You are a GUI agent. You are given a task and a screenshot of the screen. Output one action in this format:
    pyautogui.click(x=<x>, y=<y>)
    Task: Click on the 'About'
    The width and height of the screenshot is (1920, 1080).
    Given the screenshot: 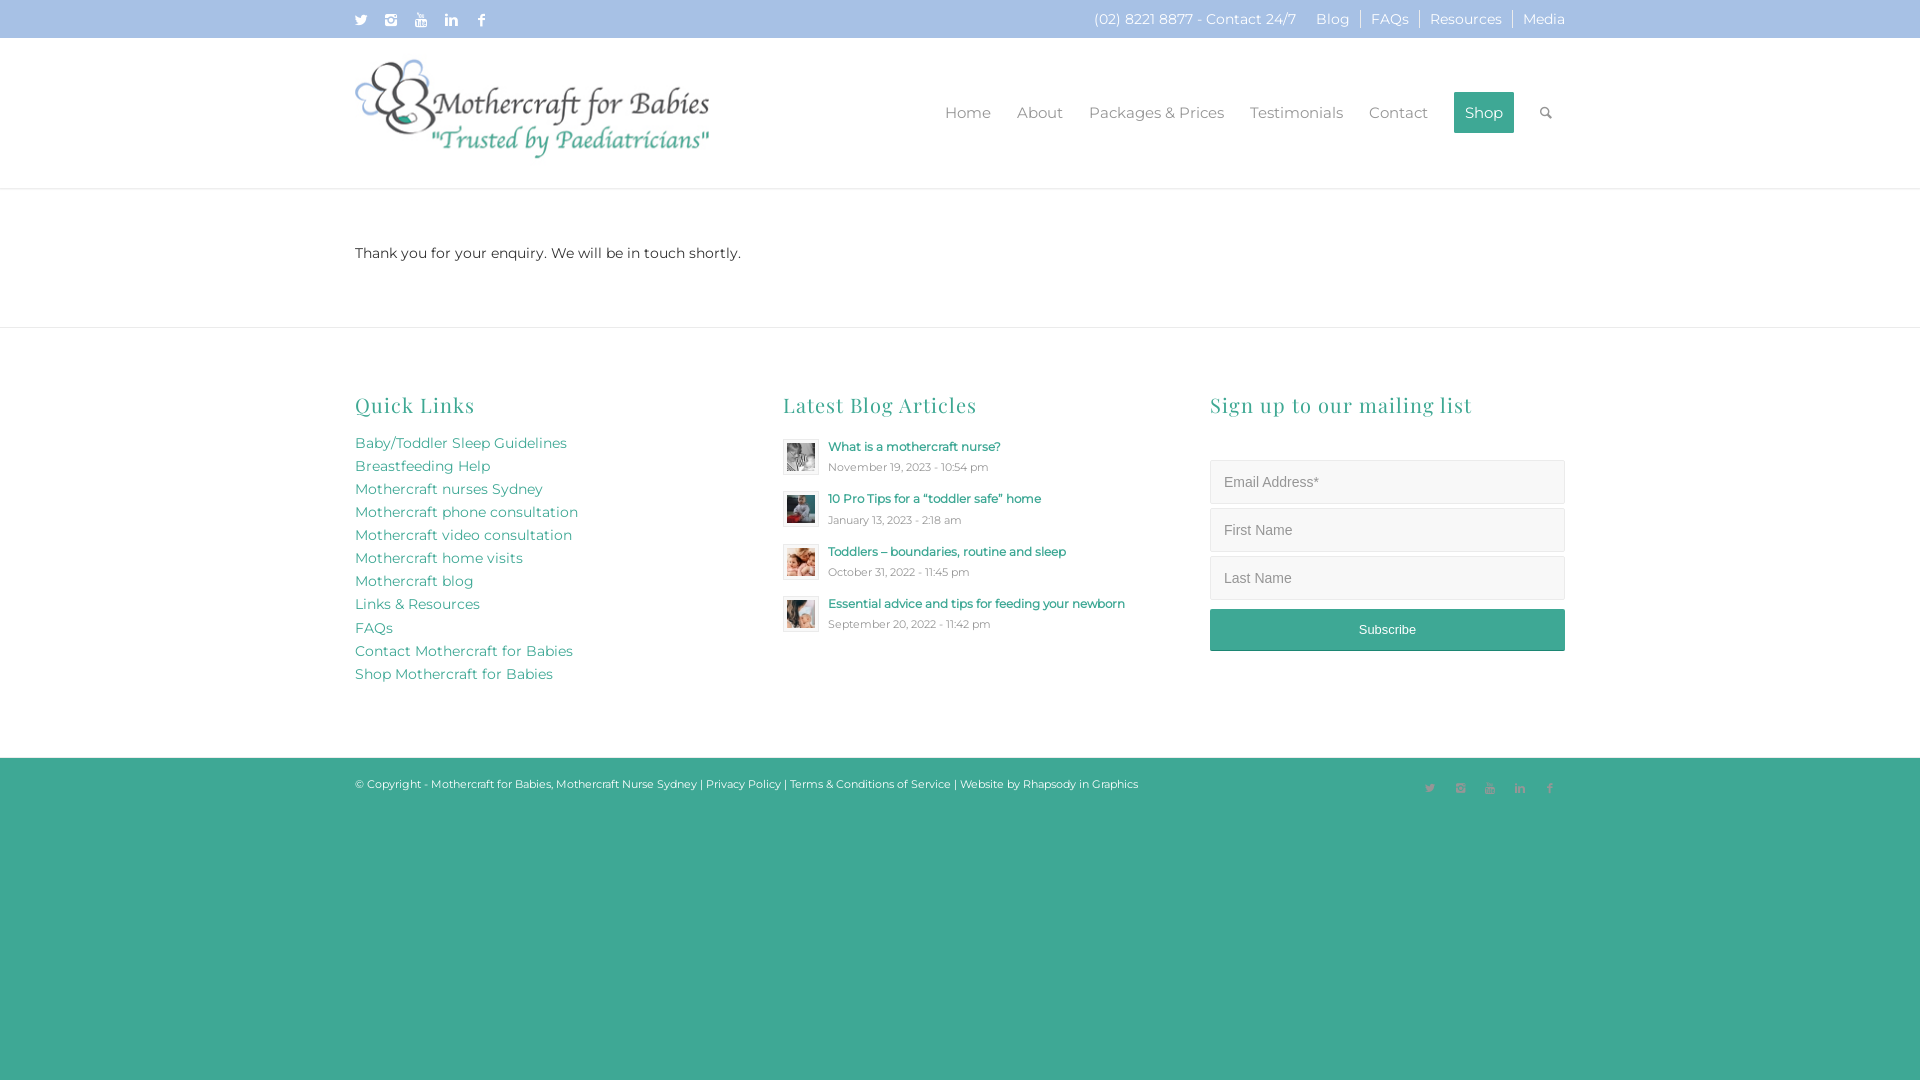 What is the action you would take?
    pyautogui.click(x=1003, y=112)
    